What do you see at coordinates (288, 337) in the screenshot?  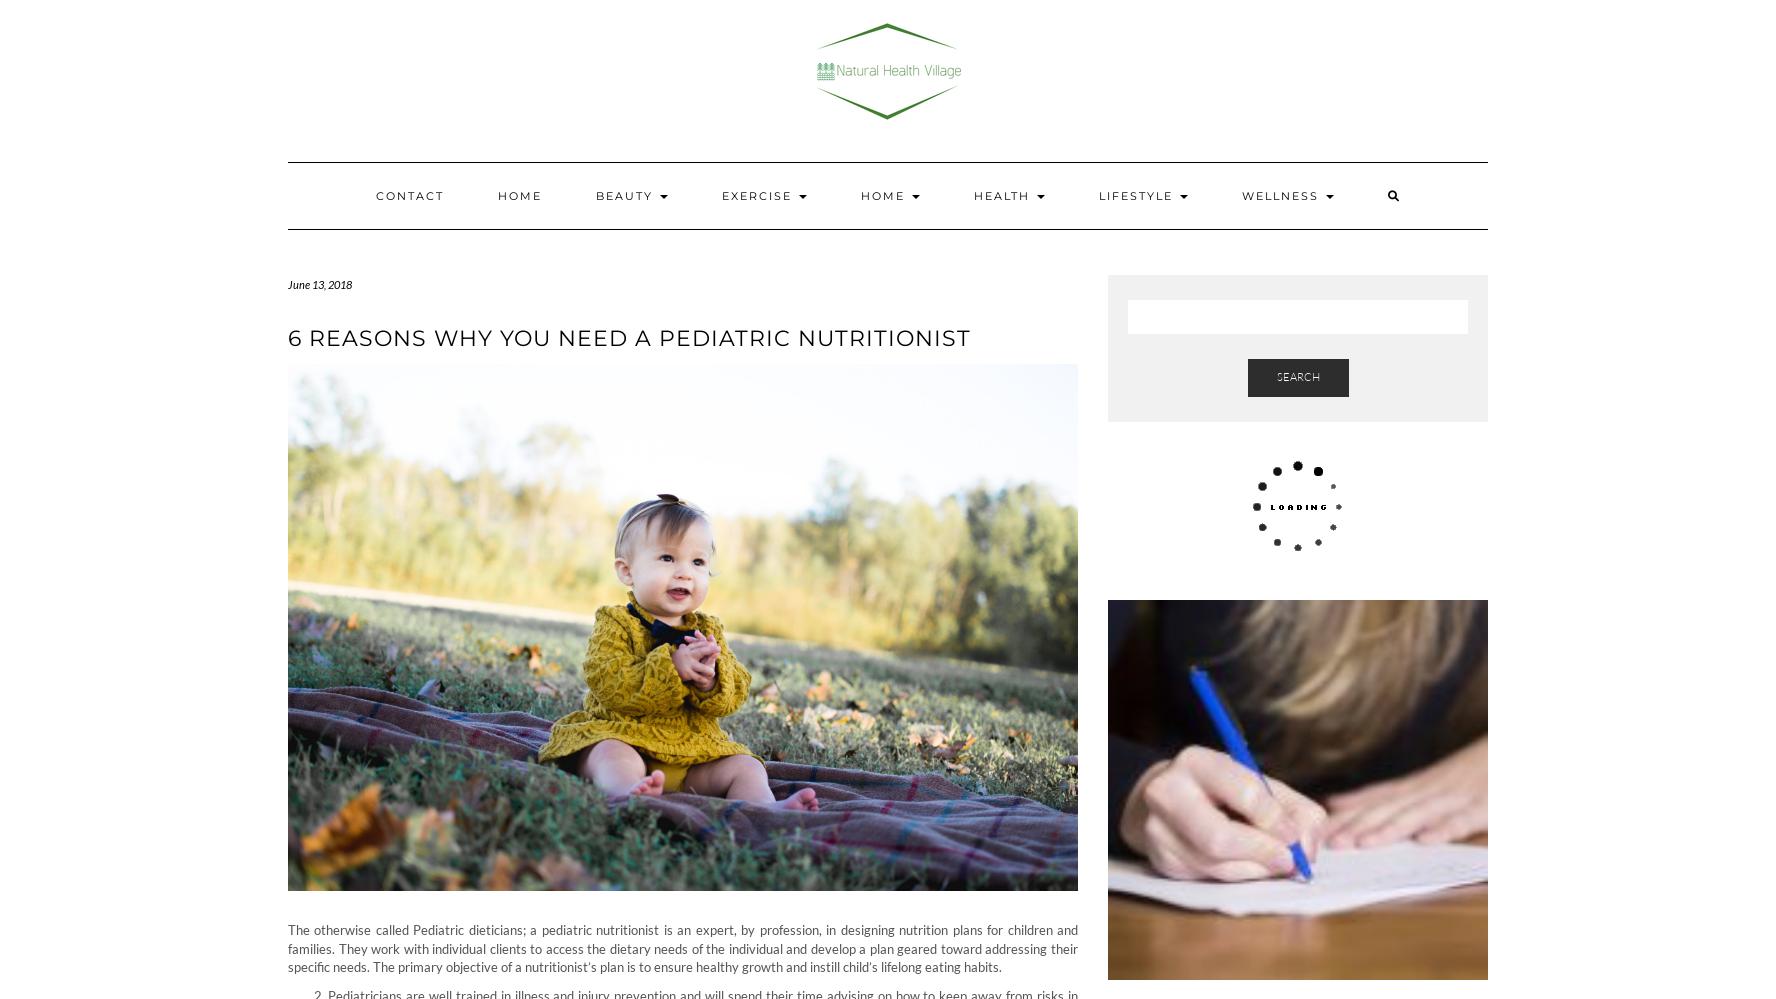 I see `'6 Reasons why you need a Pediatric Nutritionist'` at bounding box center [288, 337].